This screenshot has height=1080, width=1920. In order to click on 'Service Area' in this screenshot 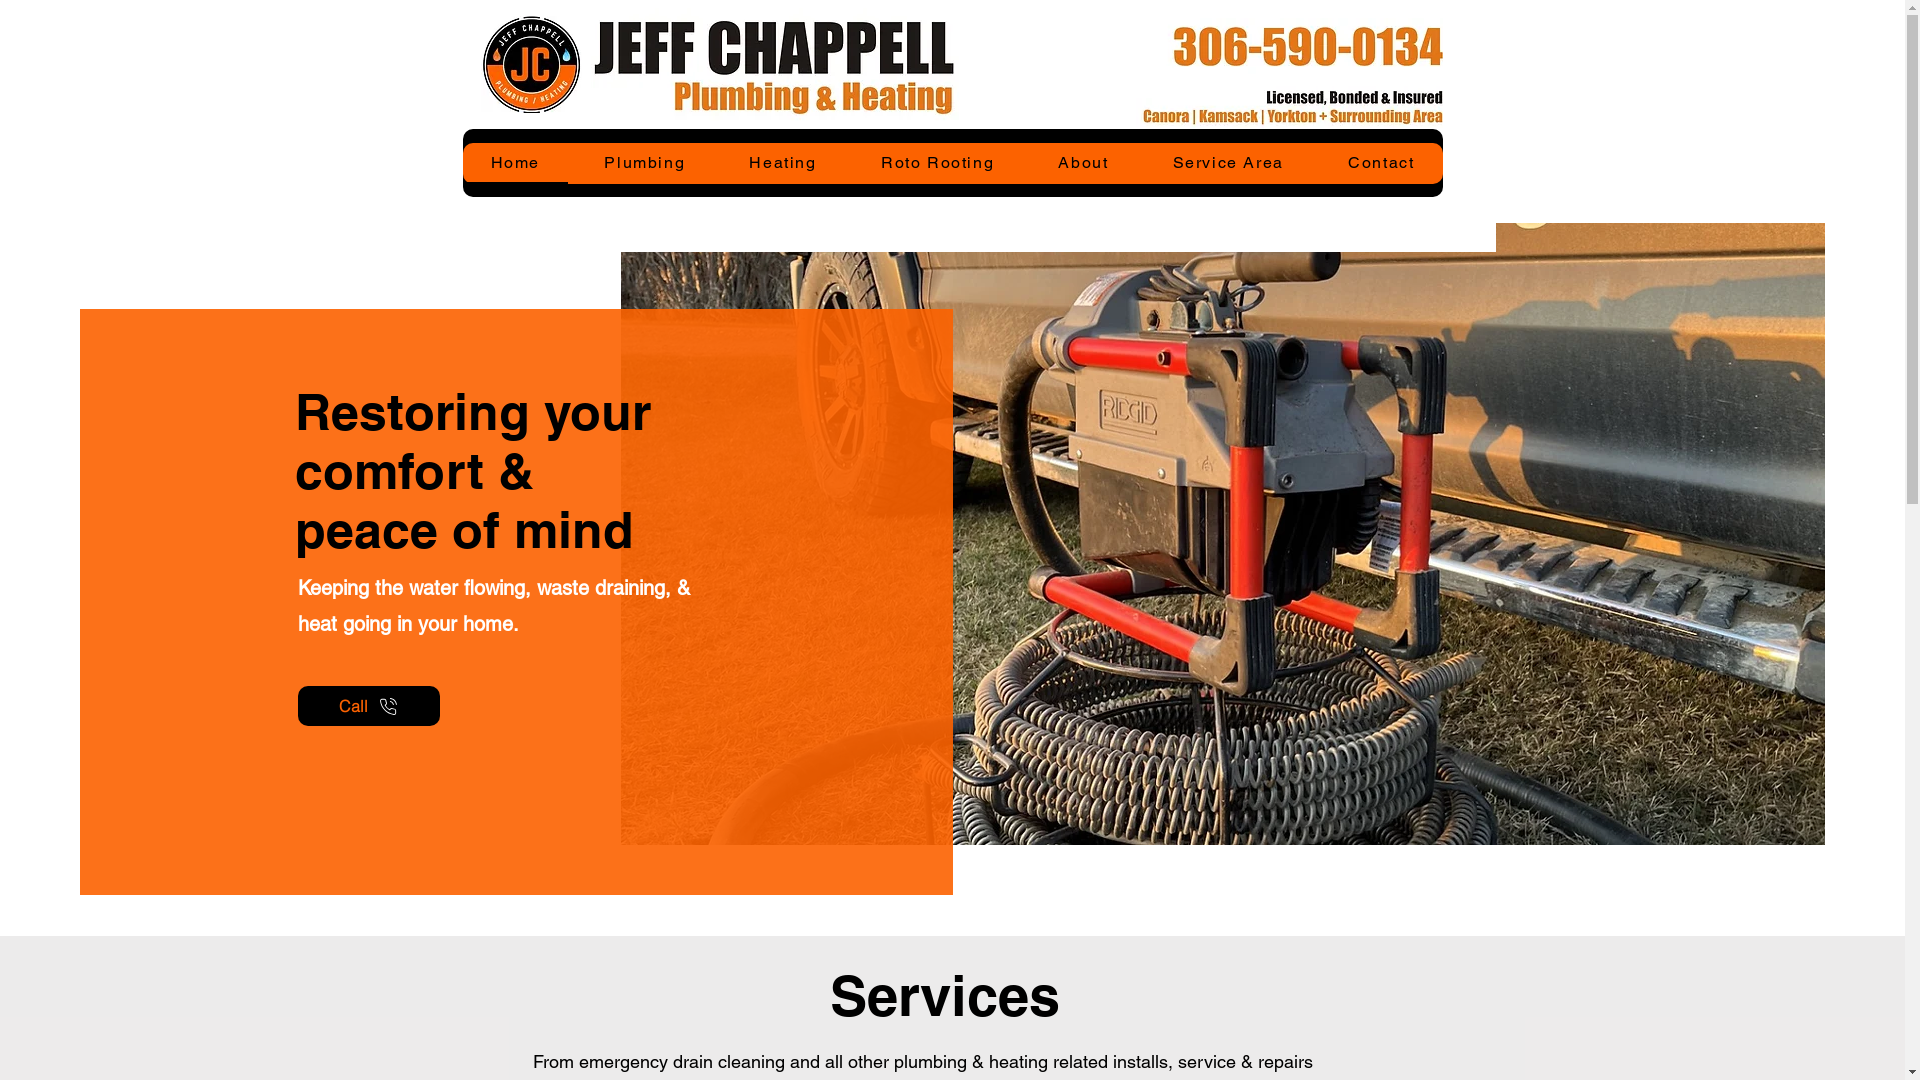, I will do `click(1227, 162)`.